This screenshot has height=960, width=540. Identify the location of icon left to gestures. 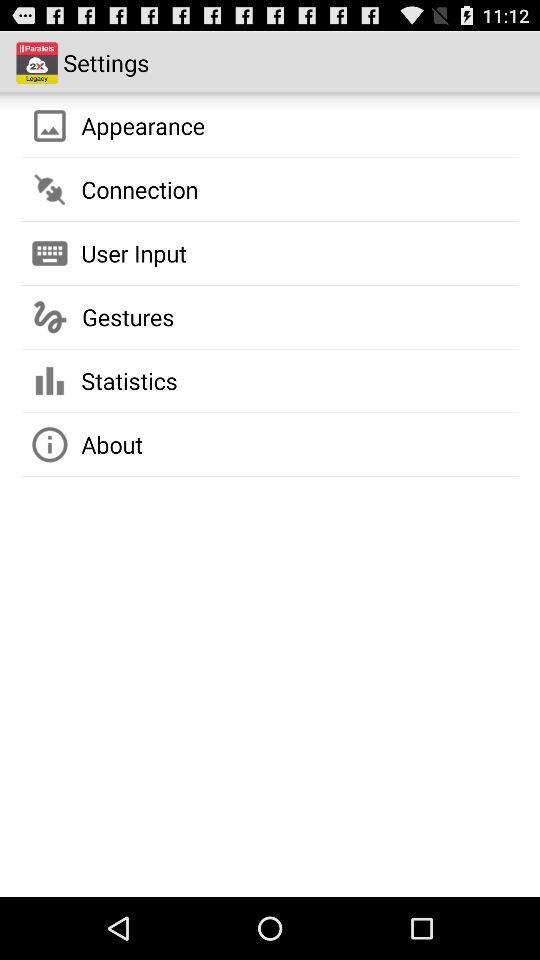
(50, 317).